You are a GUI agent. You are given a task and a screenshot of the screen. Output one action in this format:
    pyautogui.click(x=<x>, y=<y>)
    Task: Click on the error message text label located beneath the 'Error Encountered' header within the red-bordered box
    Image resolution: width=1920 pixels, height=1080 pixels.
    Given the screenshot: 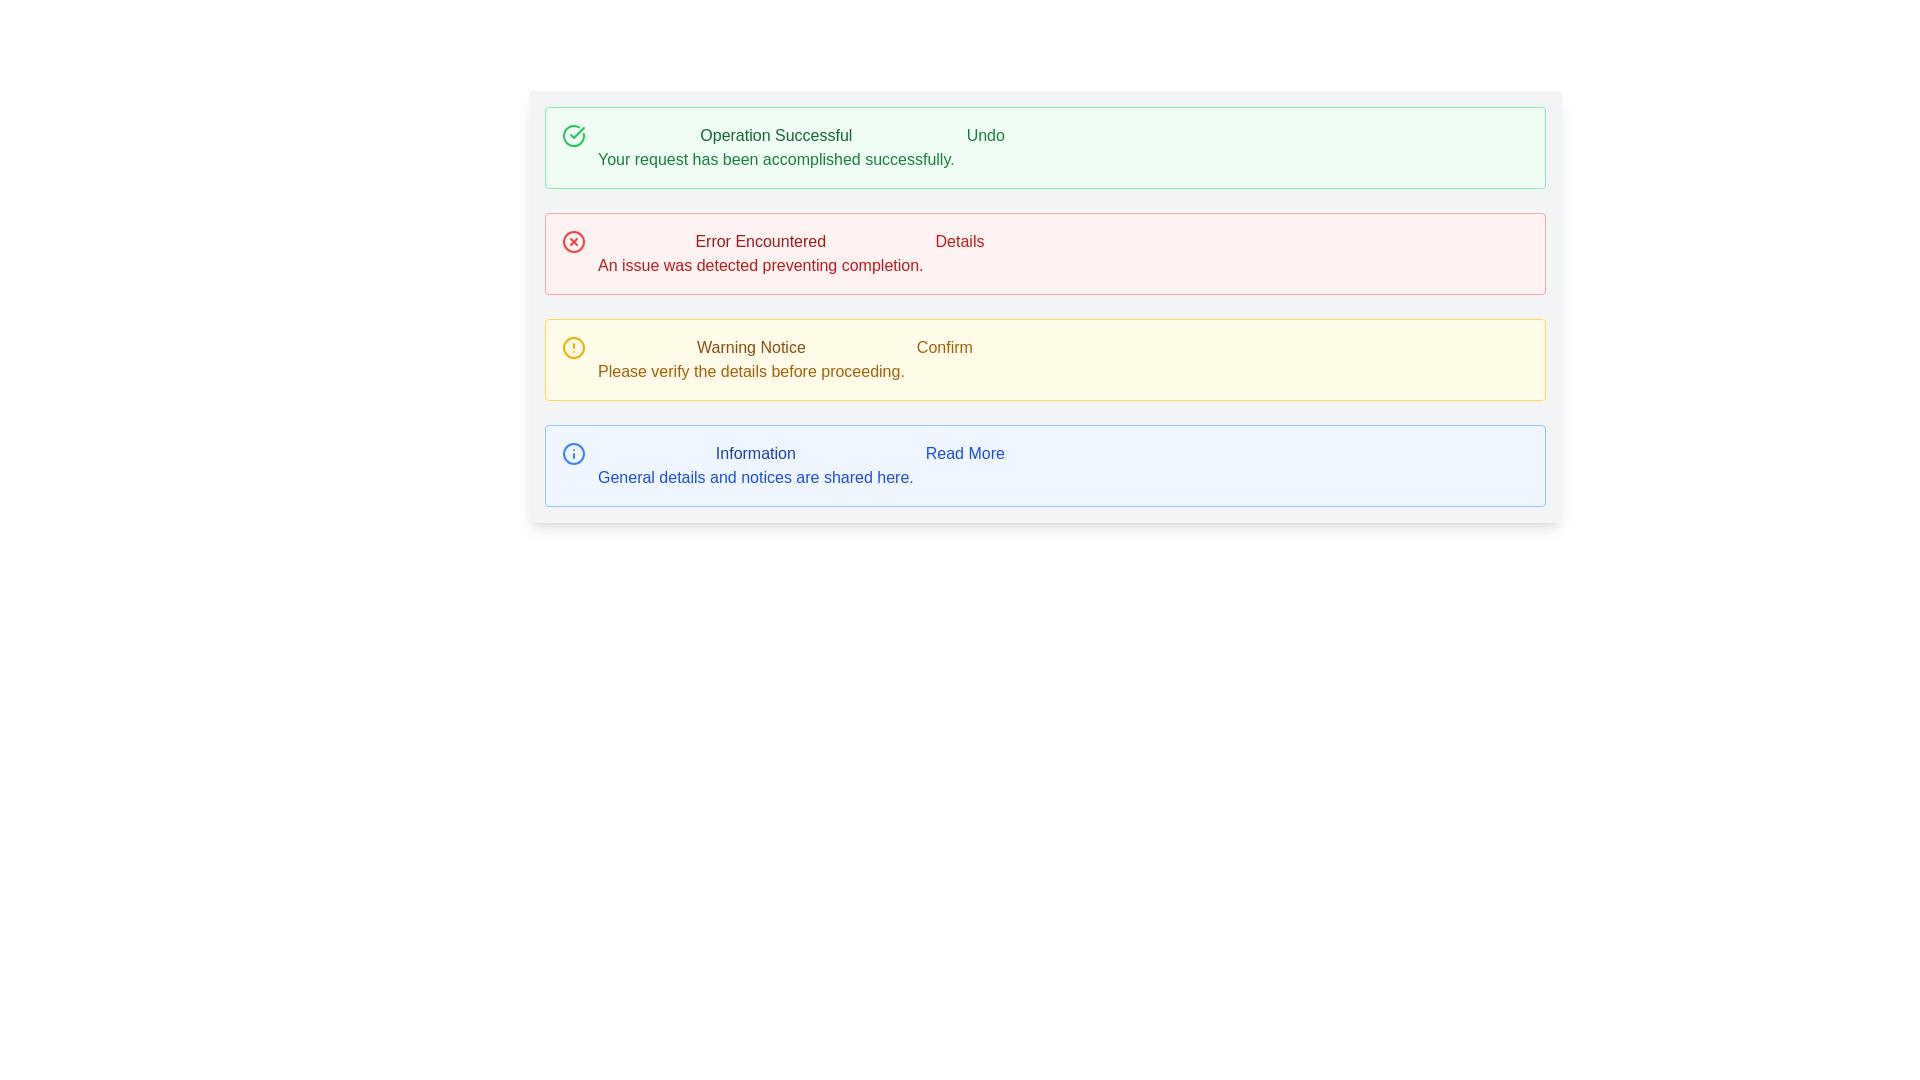 What is the action you would take?
    pyautogui.click(x=759, y=265)
    